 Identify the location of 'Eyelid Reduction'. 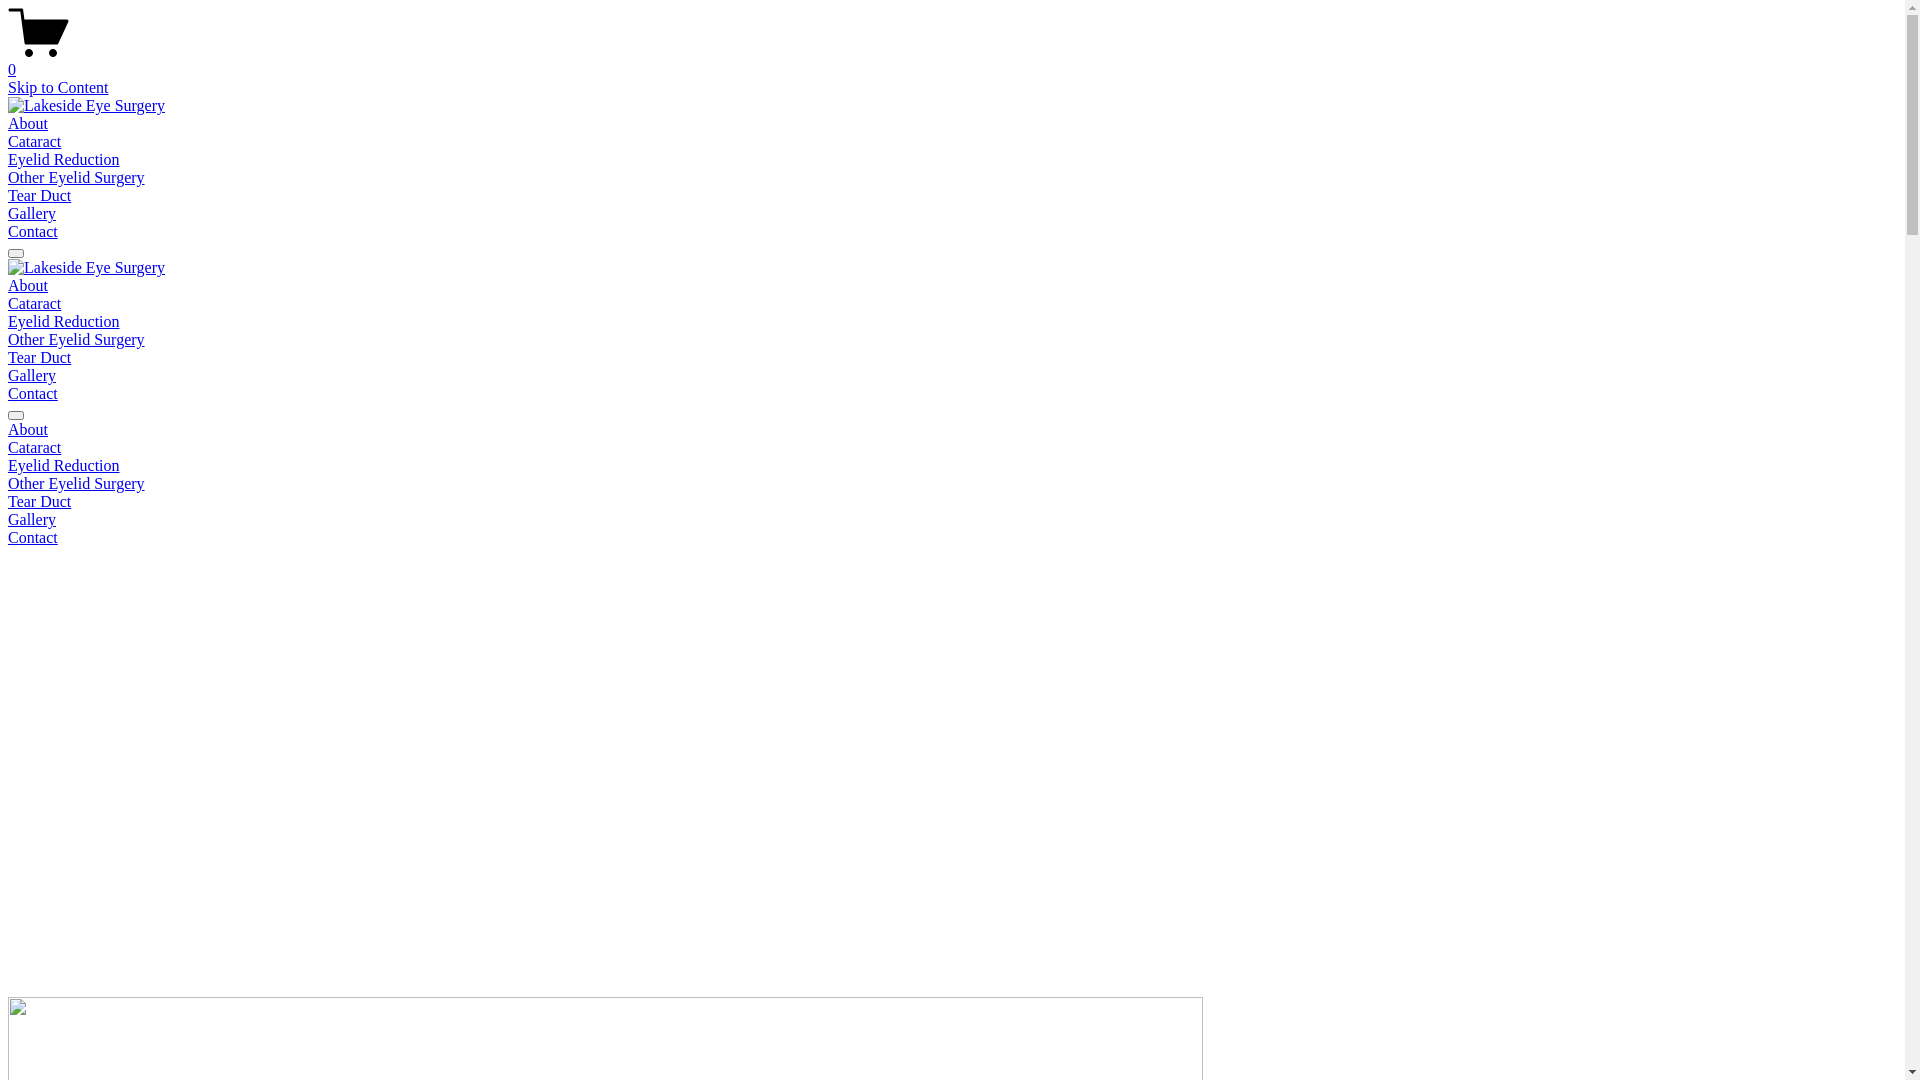
(63, 320).